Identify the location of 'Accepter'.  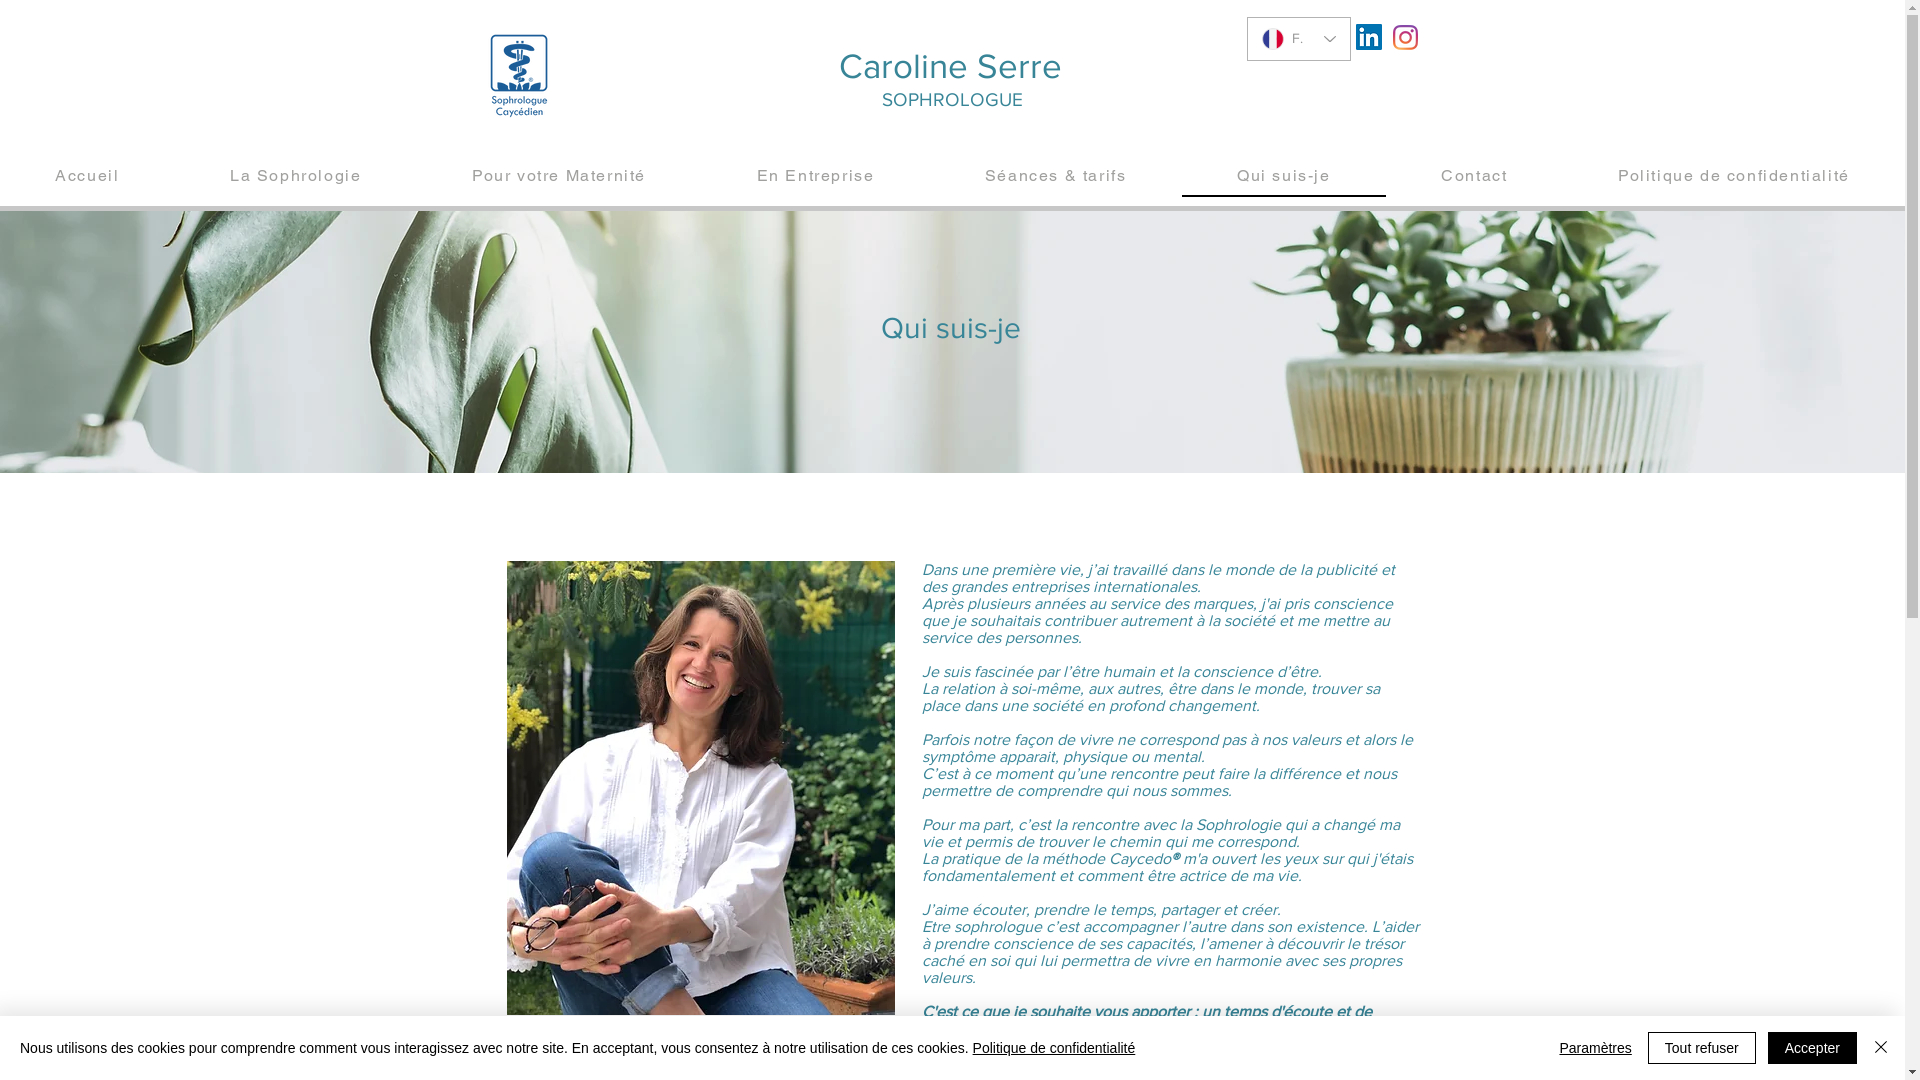
(1812, 1047).